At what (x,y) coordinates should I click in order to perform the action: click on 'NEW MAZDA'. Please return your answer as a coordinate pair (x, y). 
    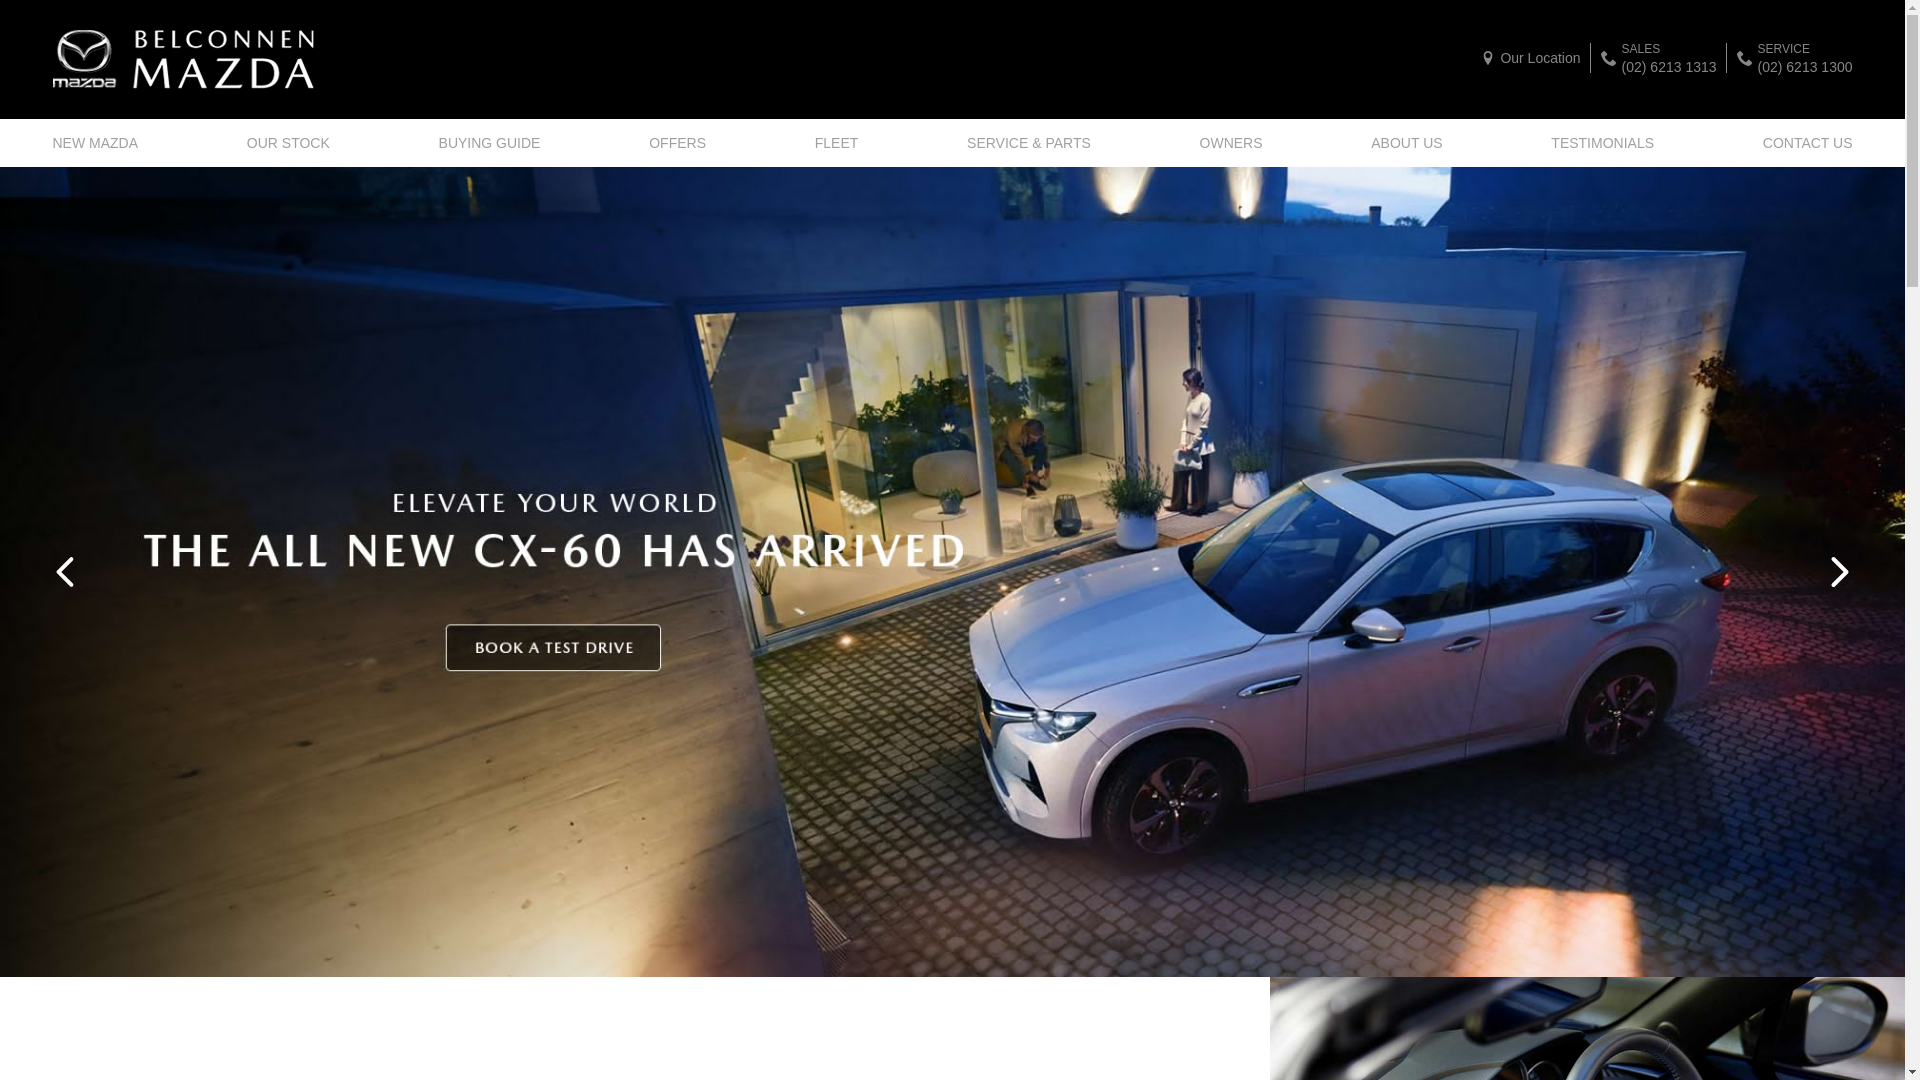
    Looking at the image, I should click on (52, 141).